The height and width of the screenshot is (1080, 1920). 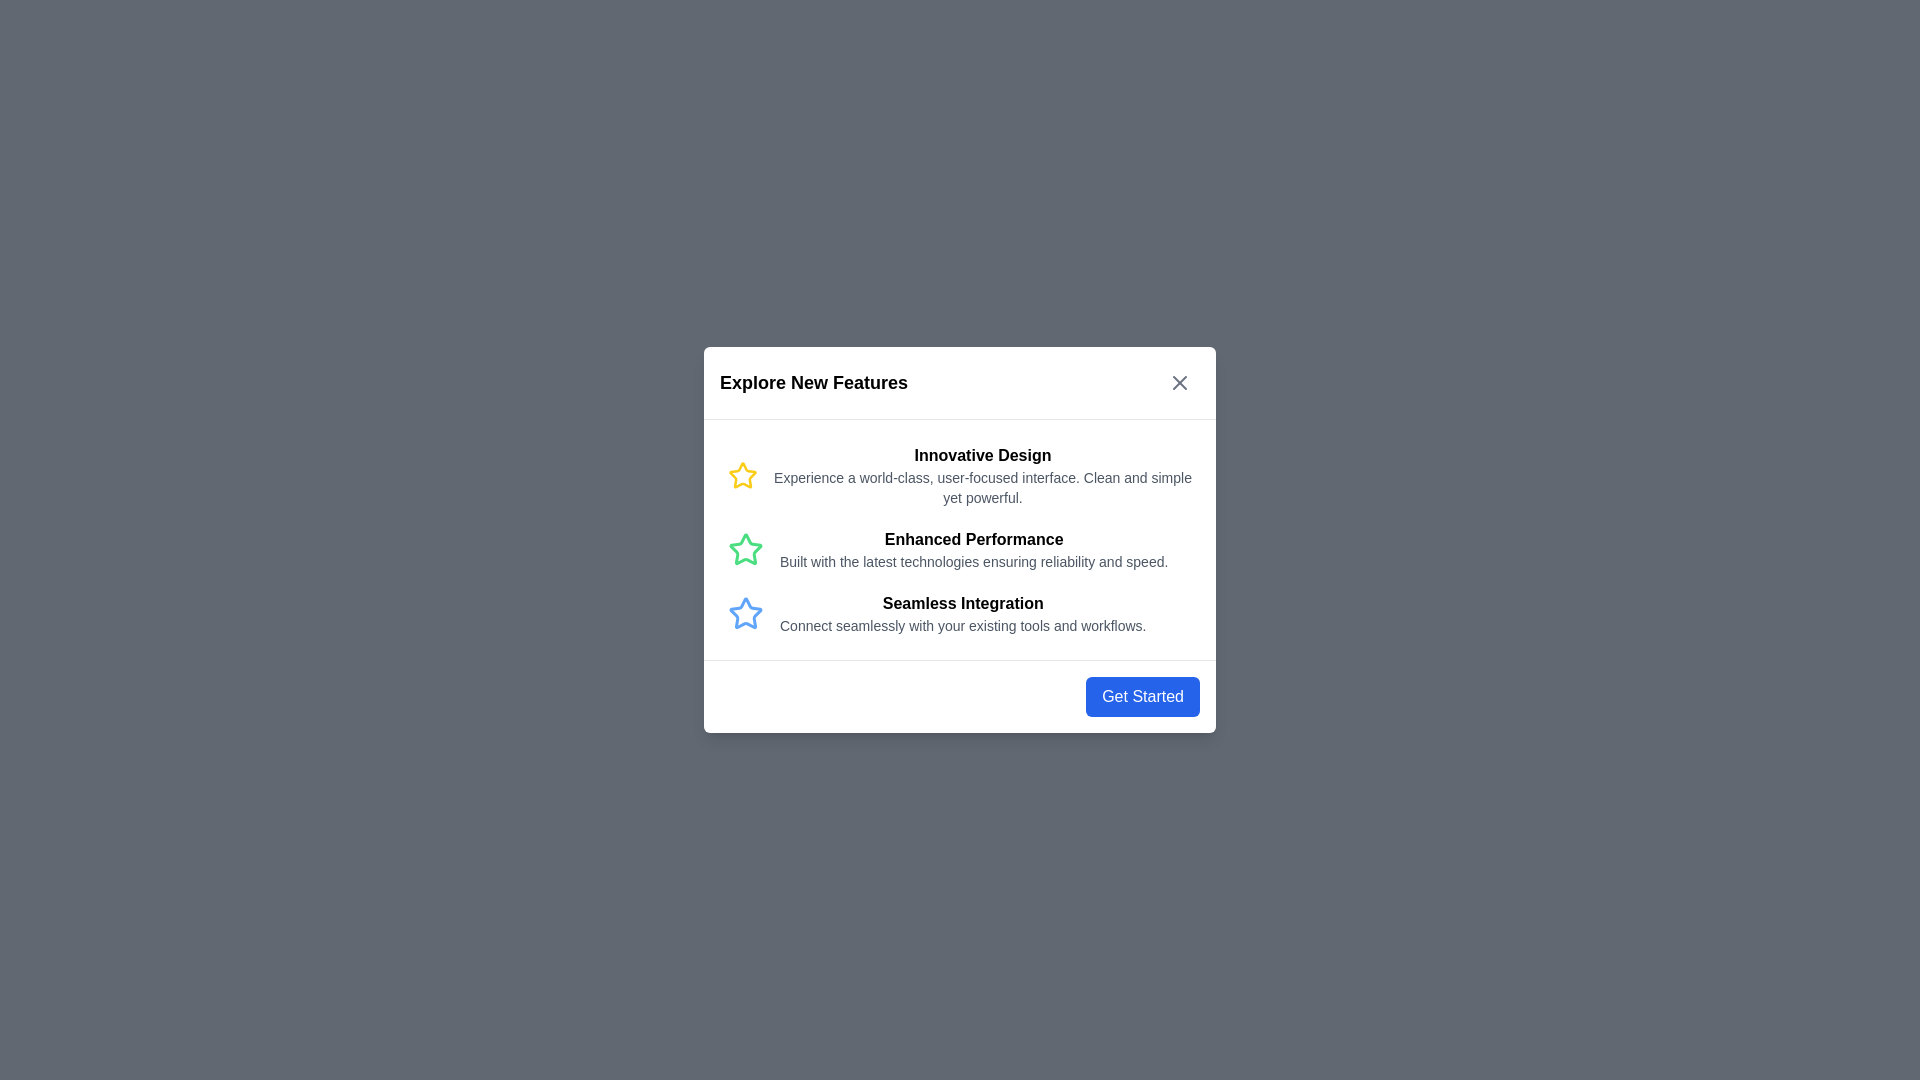 What do you see at coordinates (1143, 696) in the screenshot?
I see `the button located at the bottom right corner of the modal dialog to facilitate accessibility interactions` at bounding box center [1143, 696].